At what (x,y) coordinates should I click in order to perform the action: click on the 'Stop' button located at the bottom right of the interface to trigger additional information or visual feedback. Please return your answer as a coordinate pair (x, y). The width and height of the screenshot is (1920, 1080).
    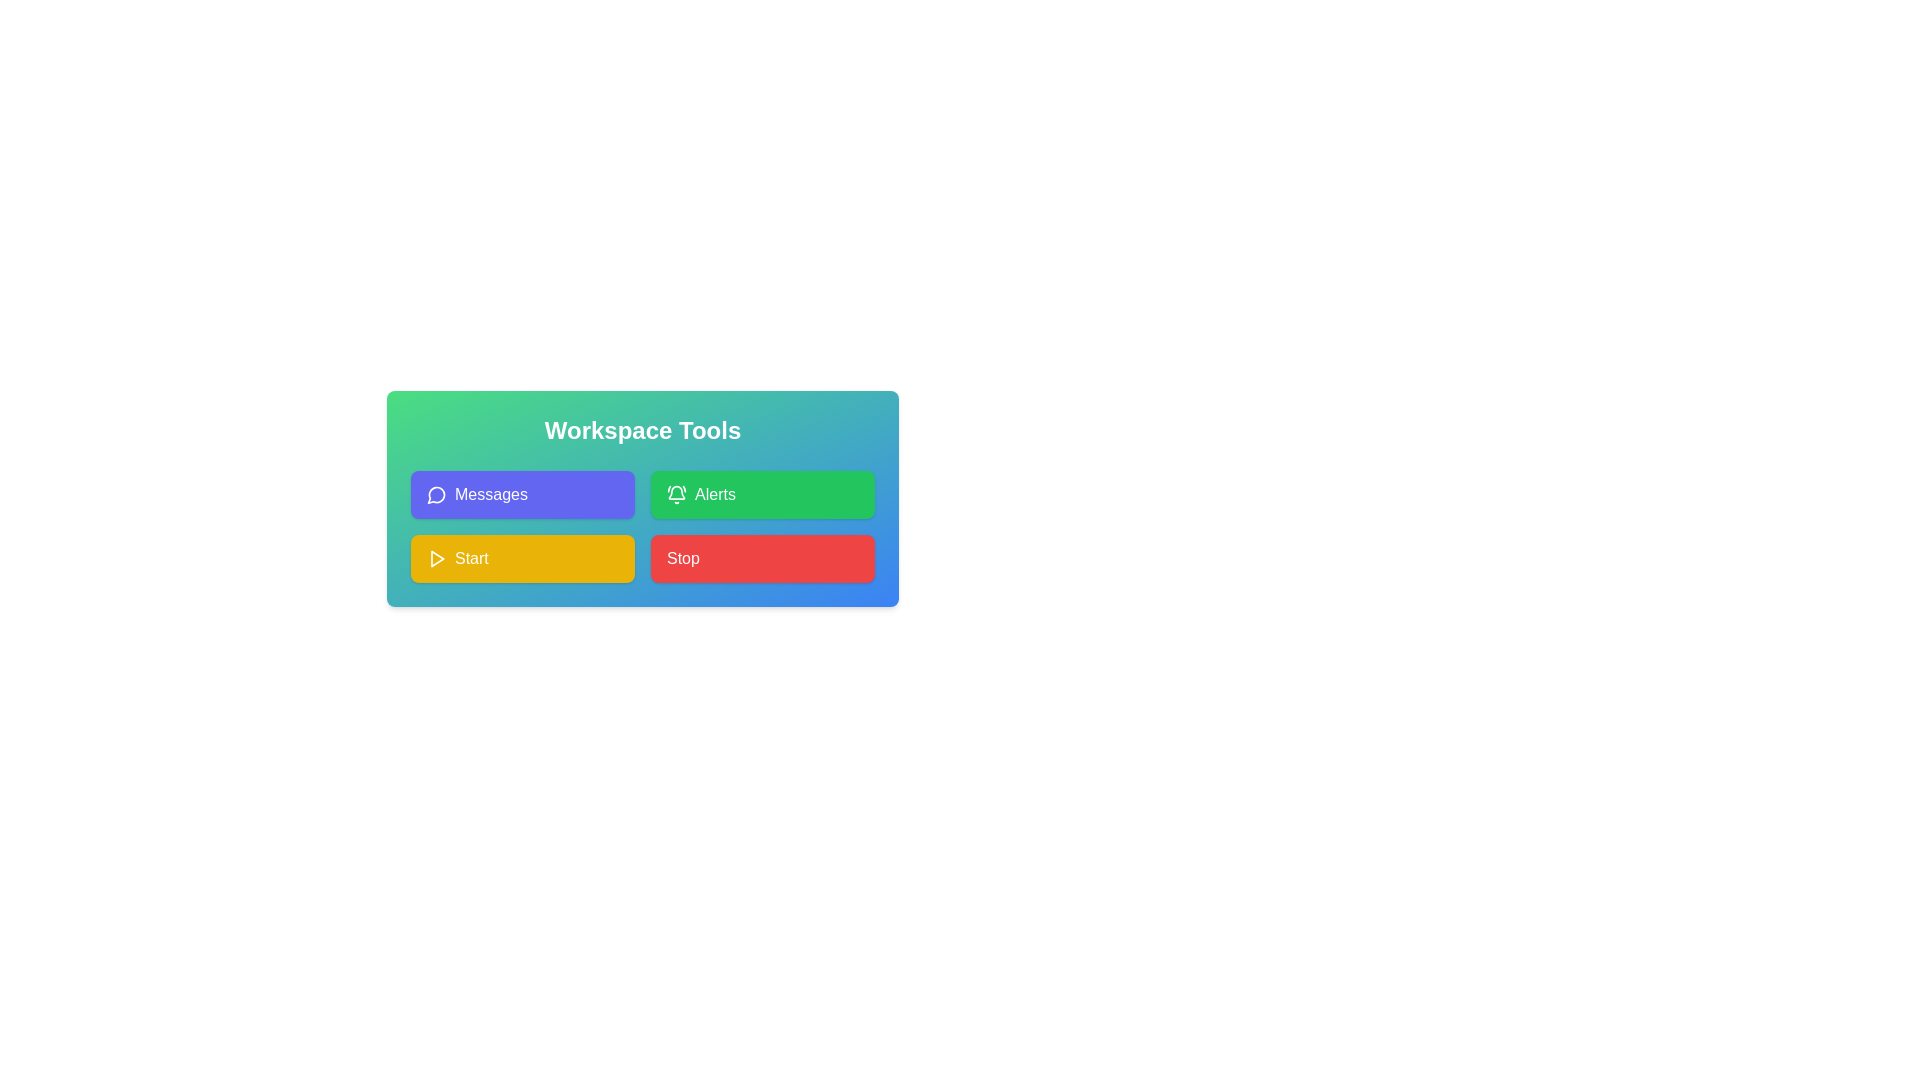
    Looking at the image, I should click on (683, 559).